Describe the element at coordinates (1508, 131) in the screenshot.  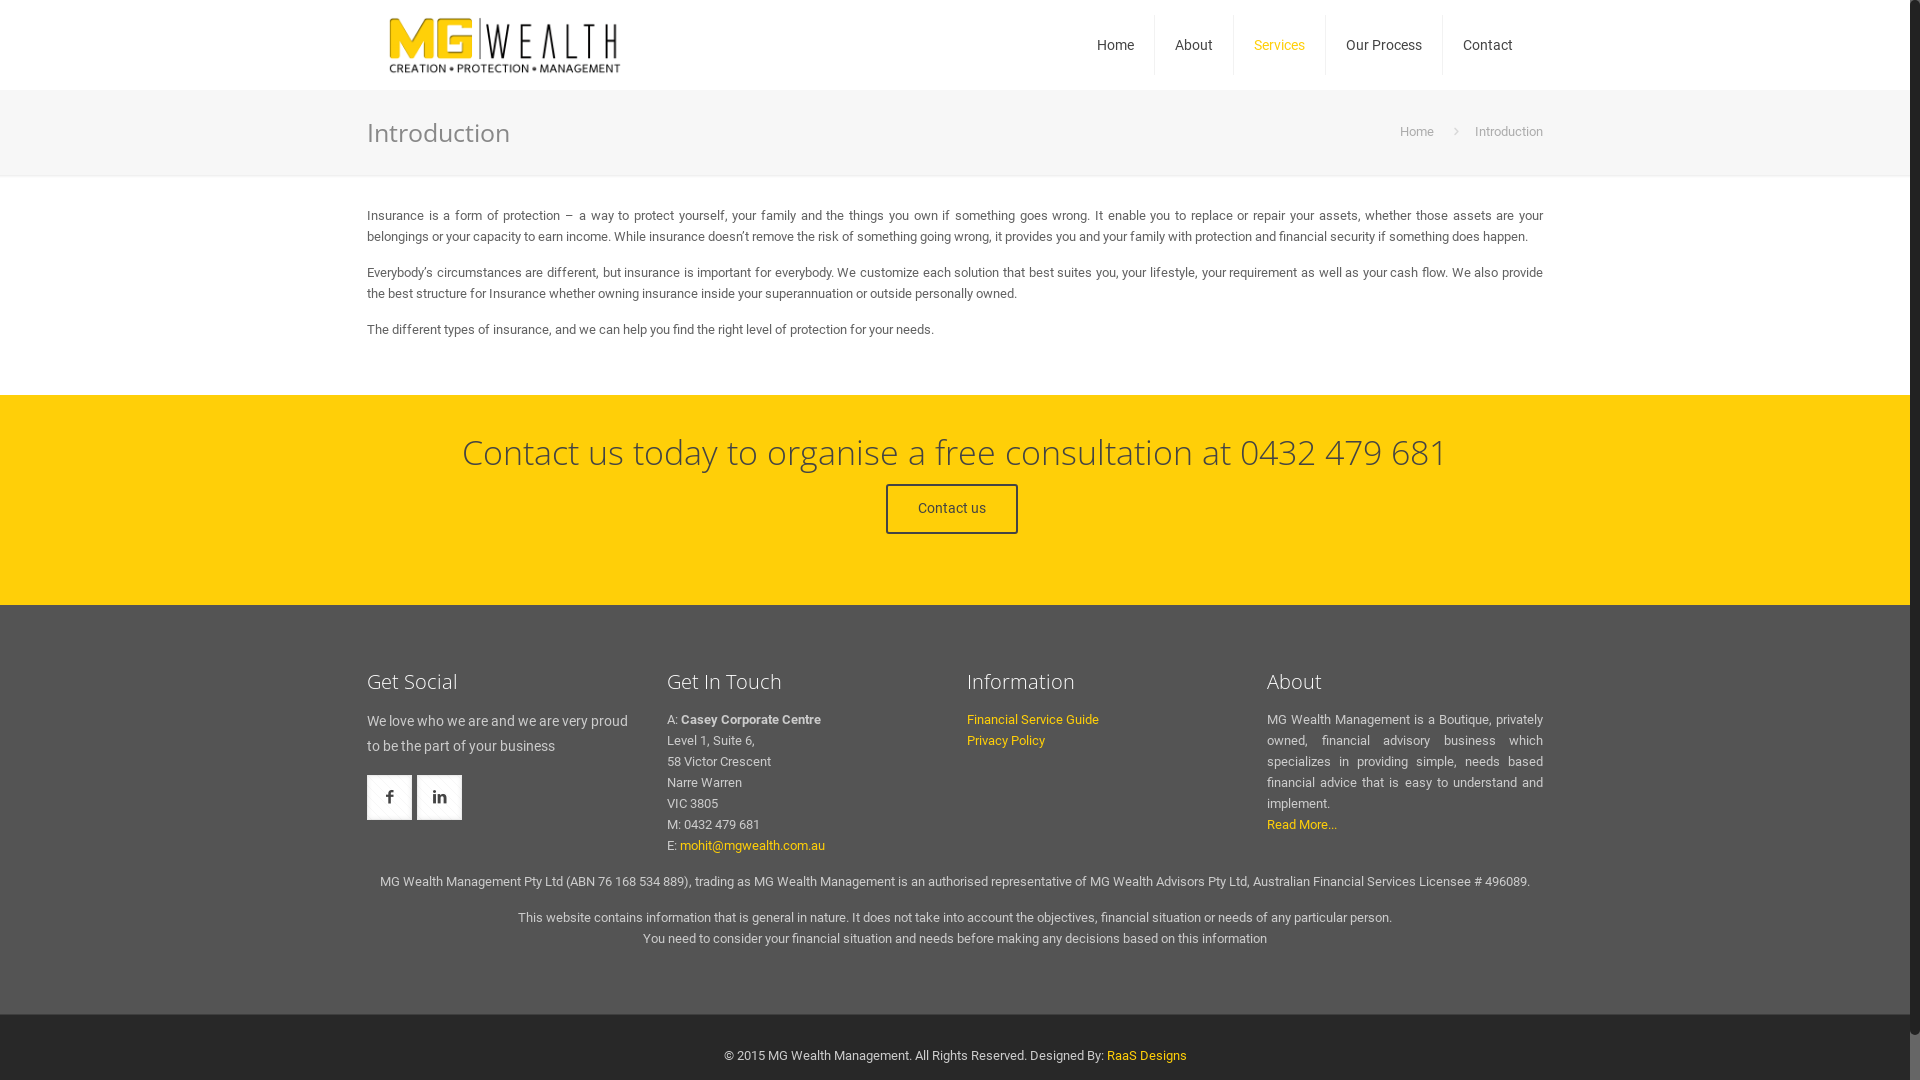
I see `'Introduction'` at that location.